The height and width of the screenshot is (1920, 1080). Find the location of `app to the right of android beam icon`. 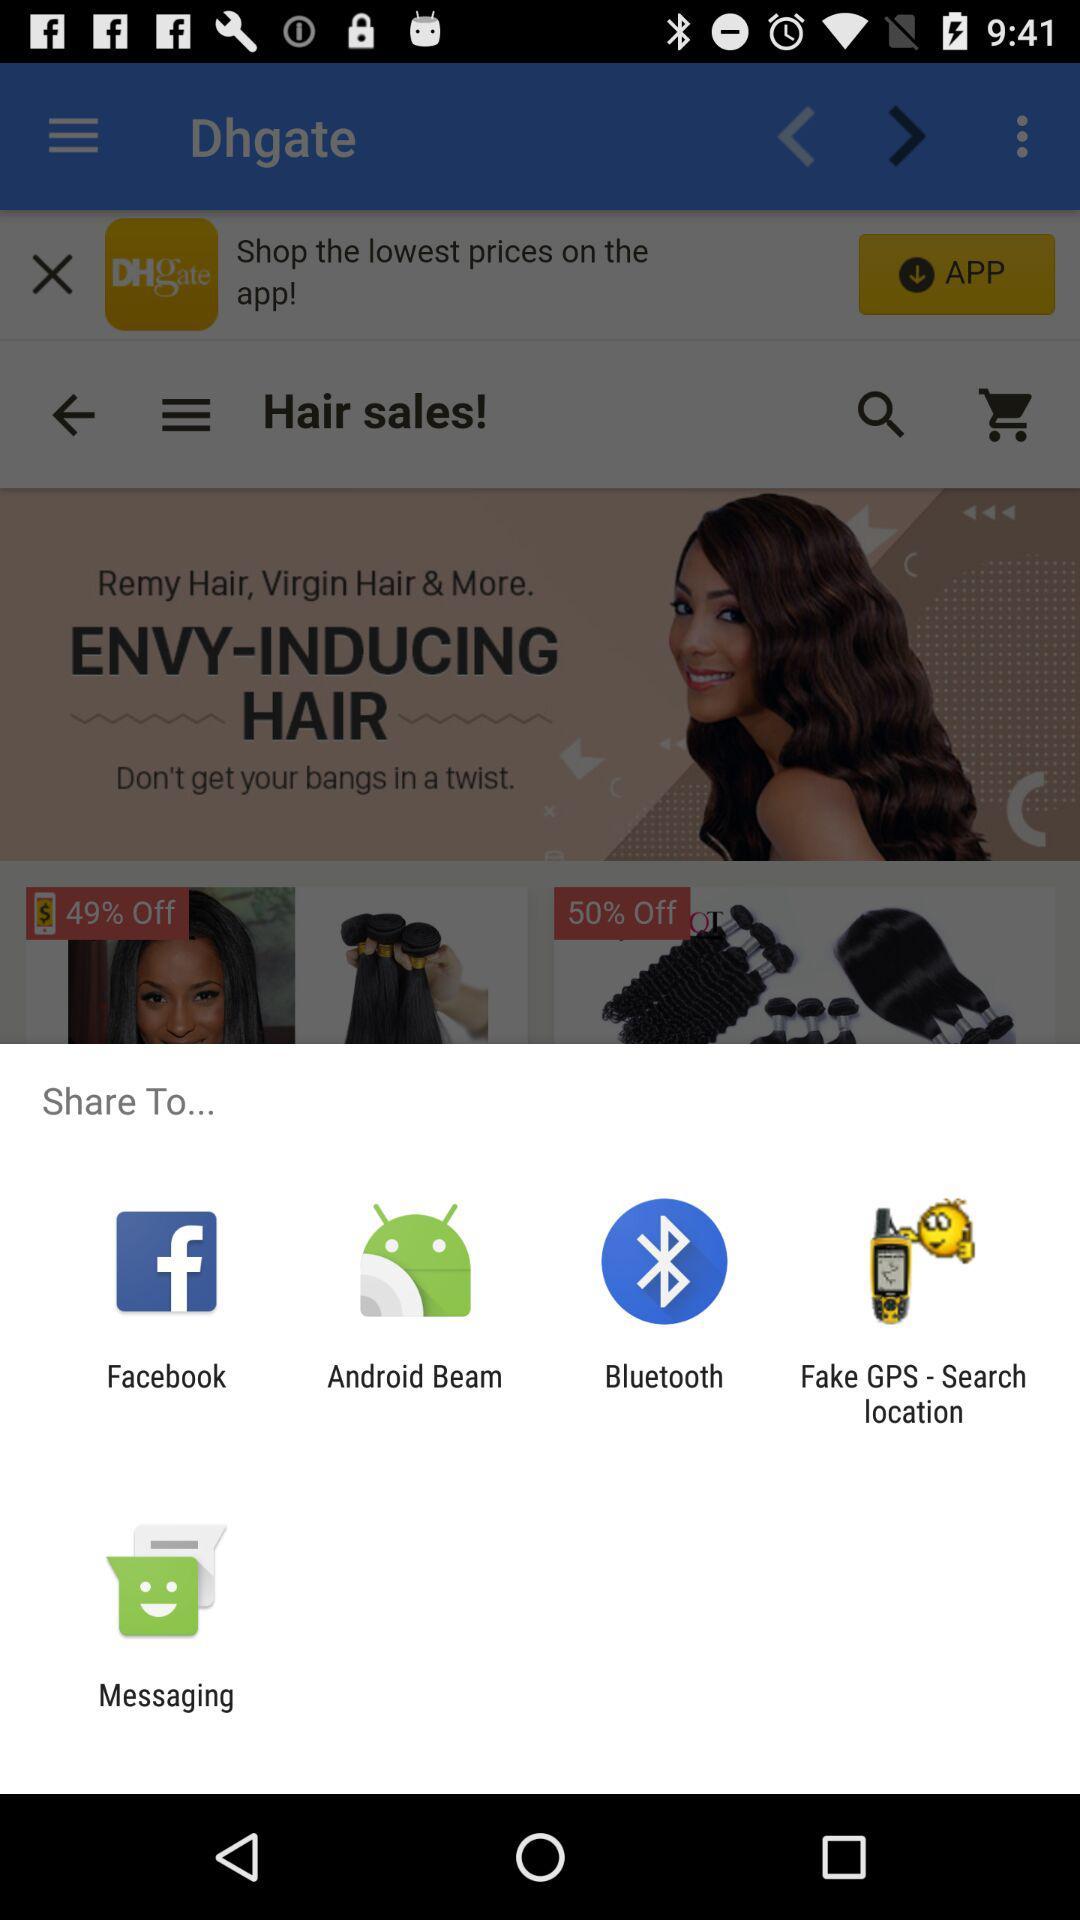

app to the right of android beam icon is located at coordinates (664, 1392).